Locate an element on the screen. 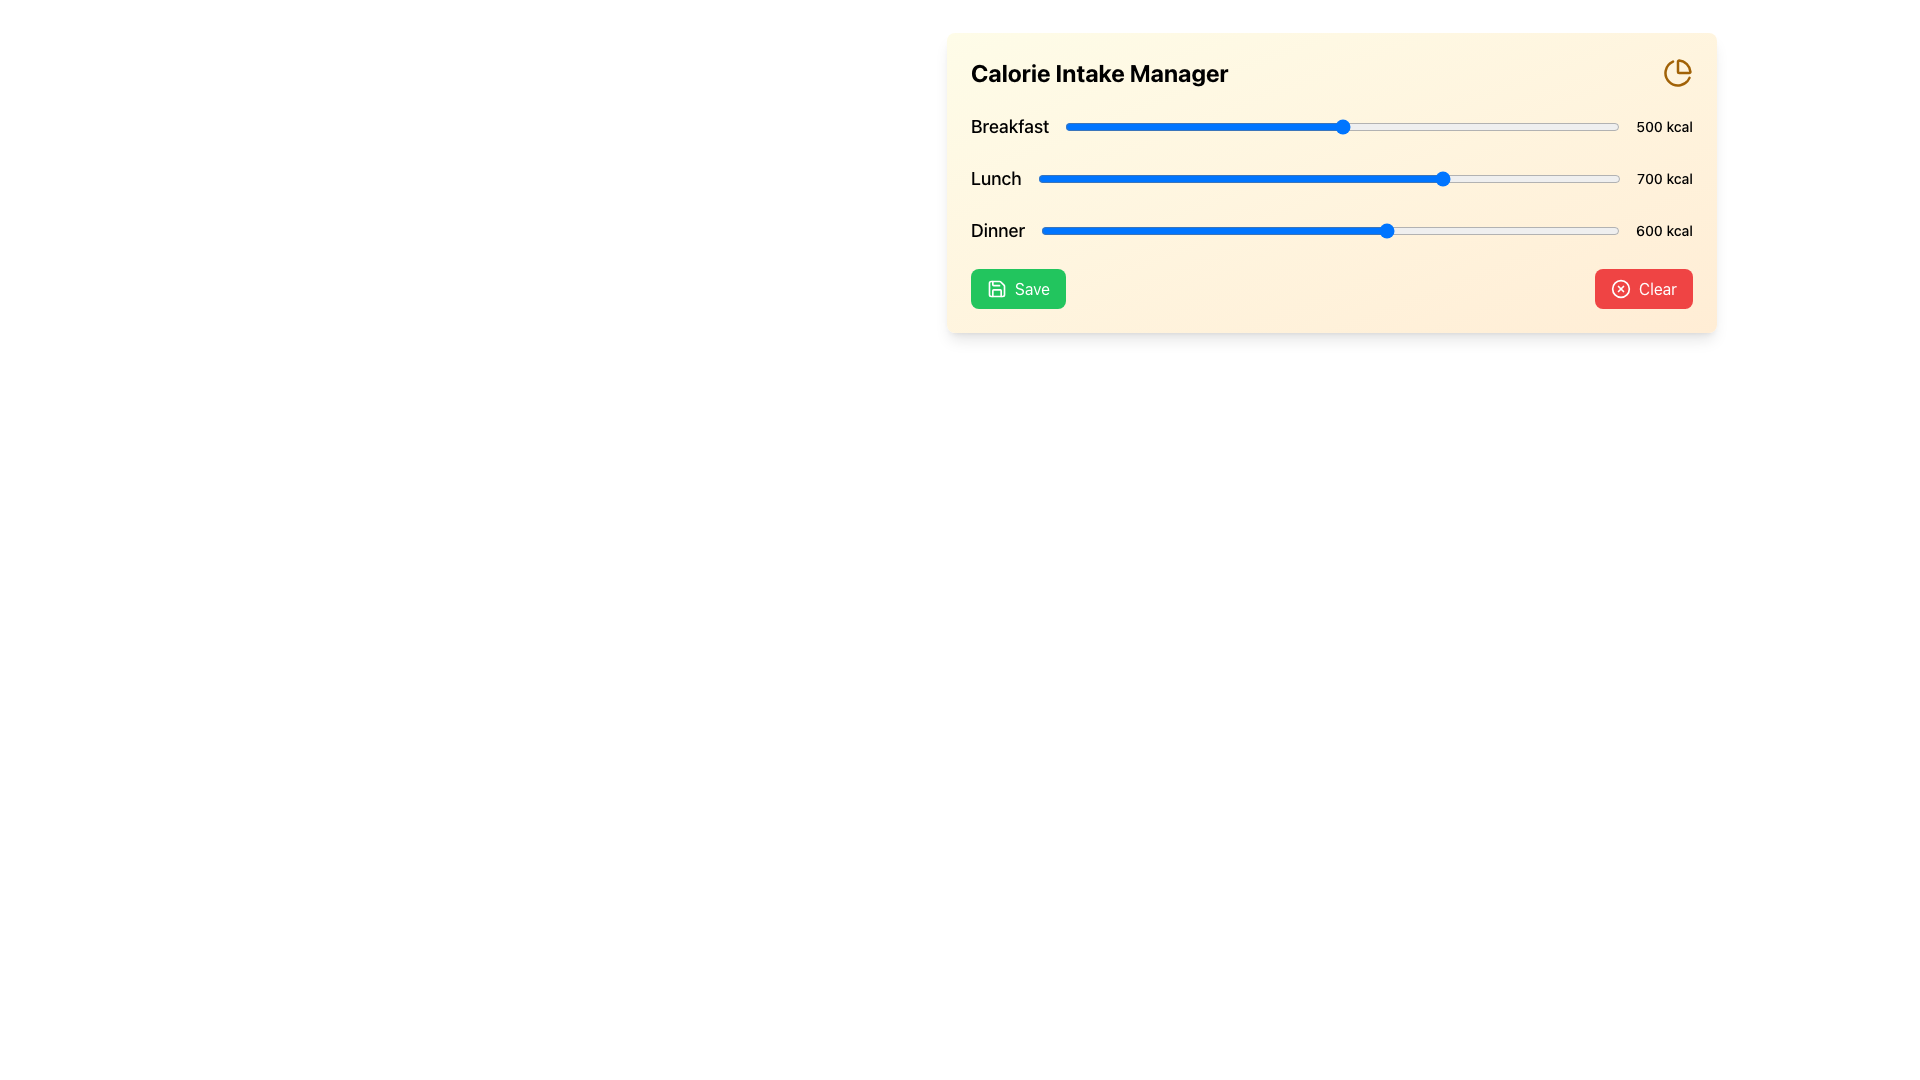 This screenshot has height=1080, width=1920. the dinner calorie intake slider is located at coordinates (1190, 230).